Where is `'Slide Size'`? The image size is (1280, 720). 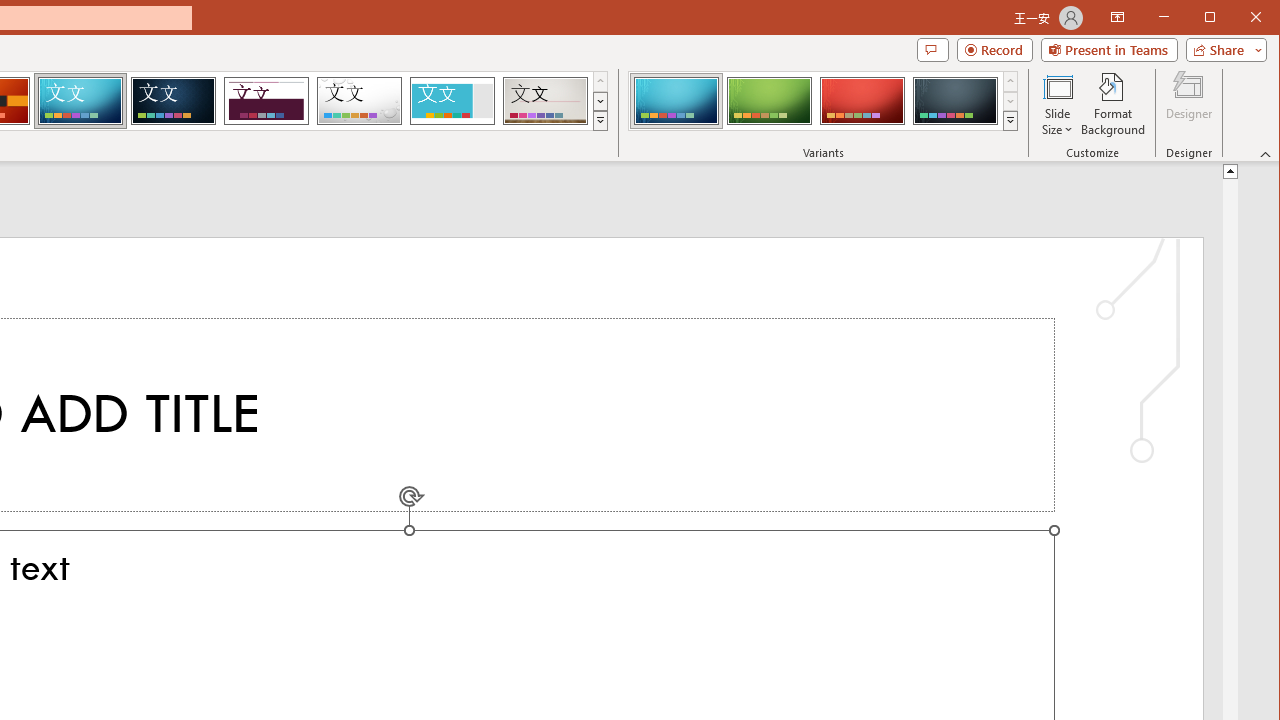 'Slide Size' is located at coordinates (1056, 104).